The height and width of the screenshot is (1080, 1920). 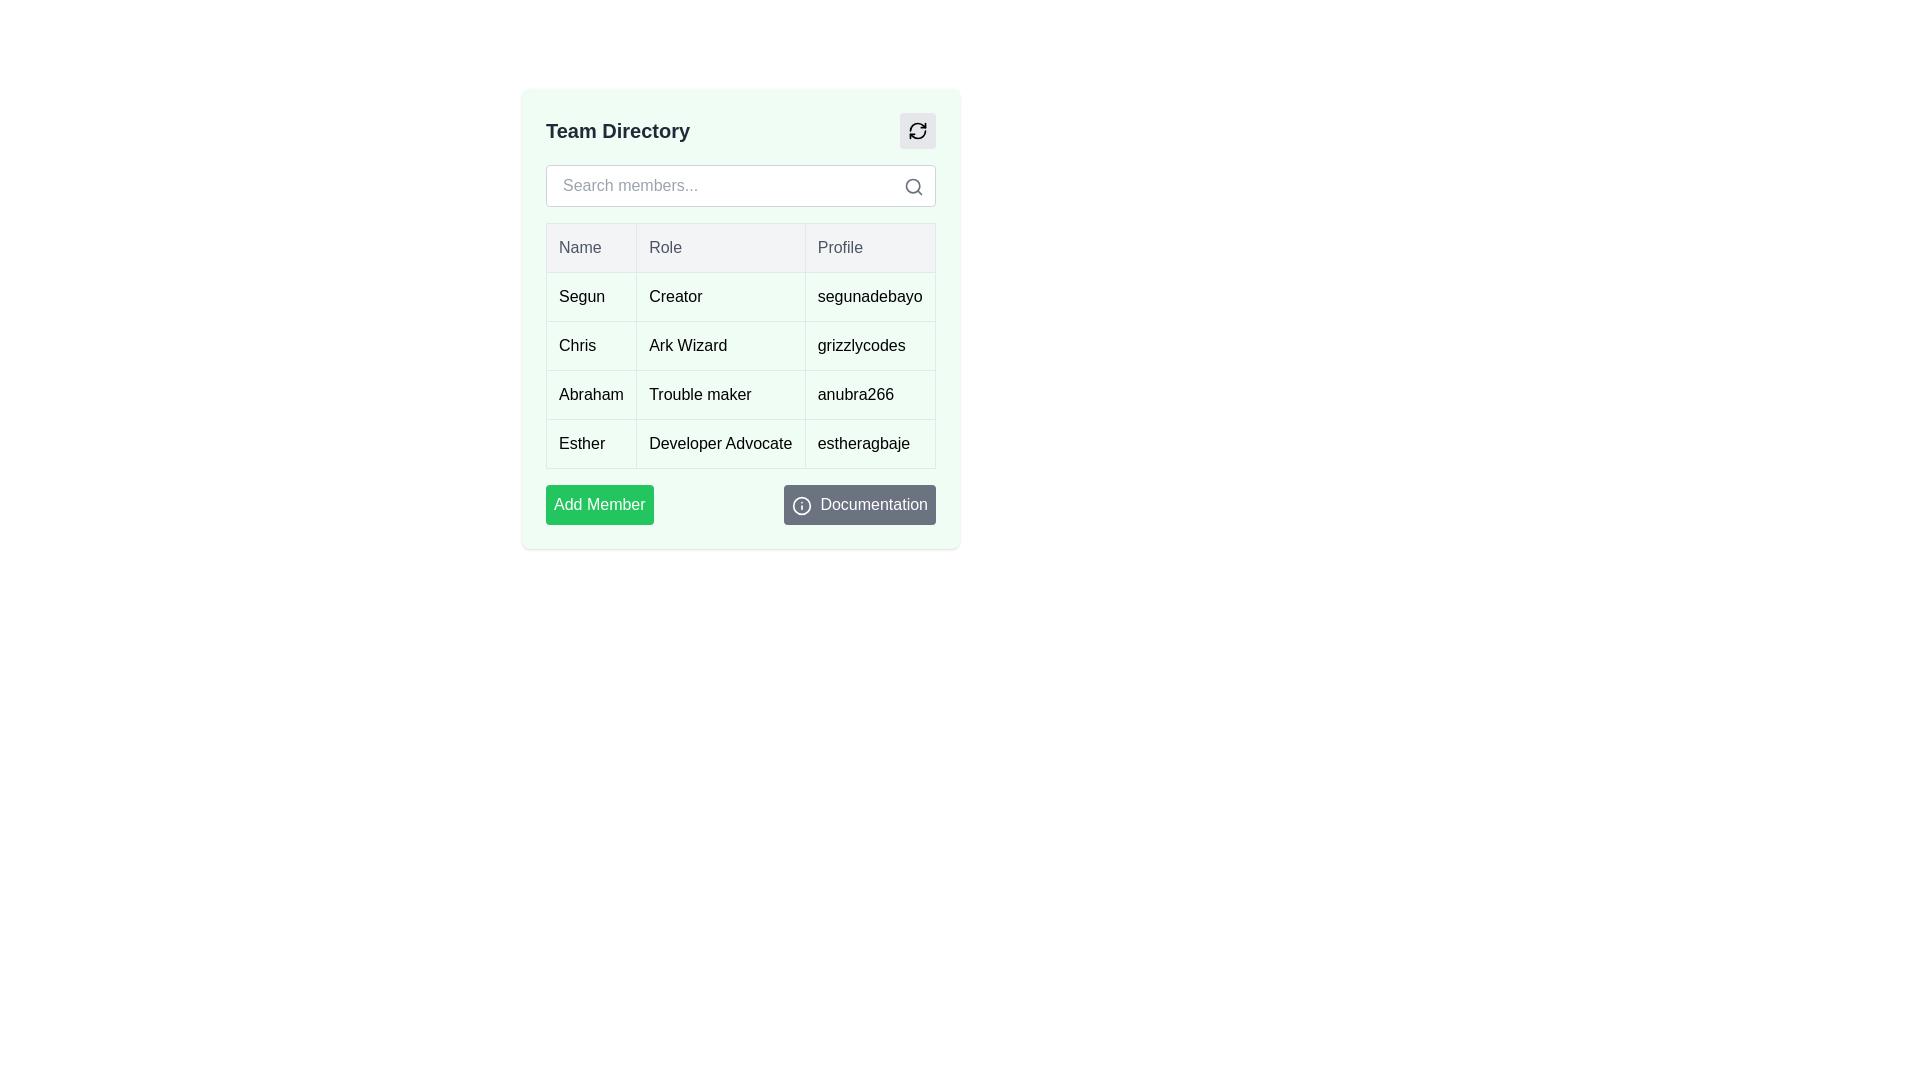 I want to click on the refresh button located in the top-right corner of the 'Team Directory' section, so click(x=916, y=131).